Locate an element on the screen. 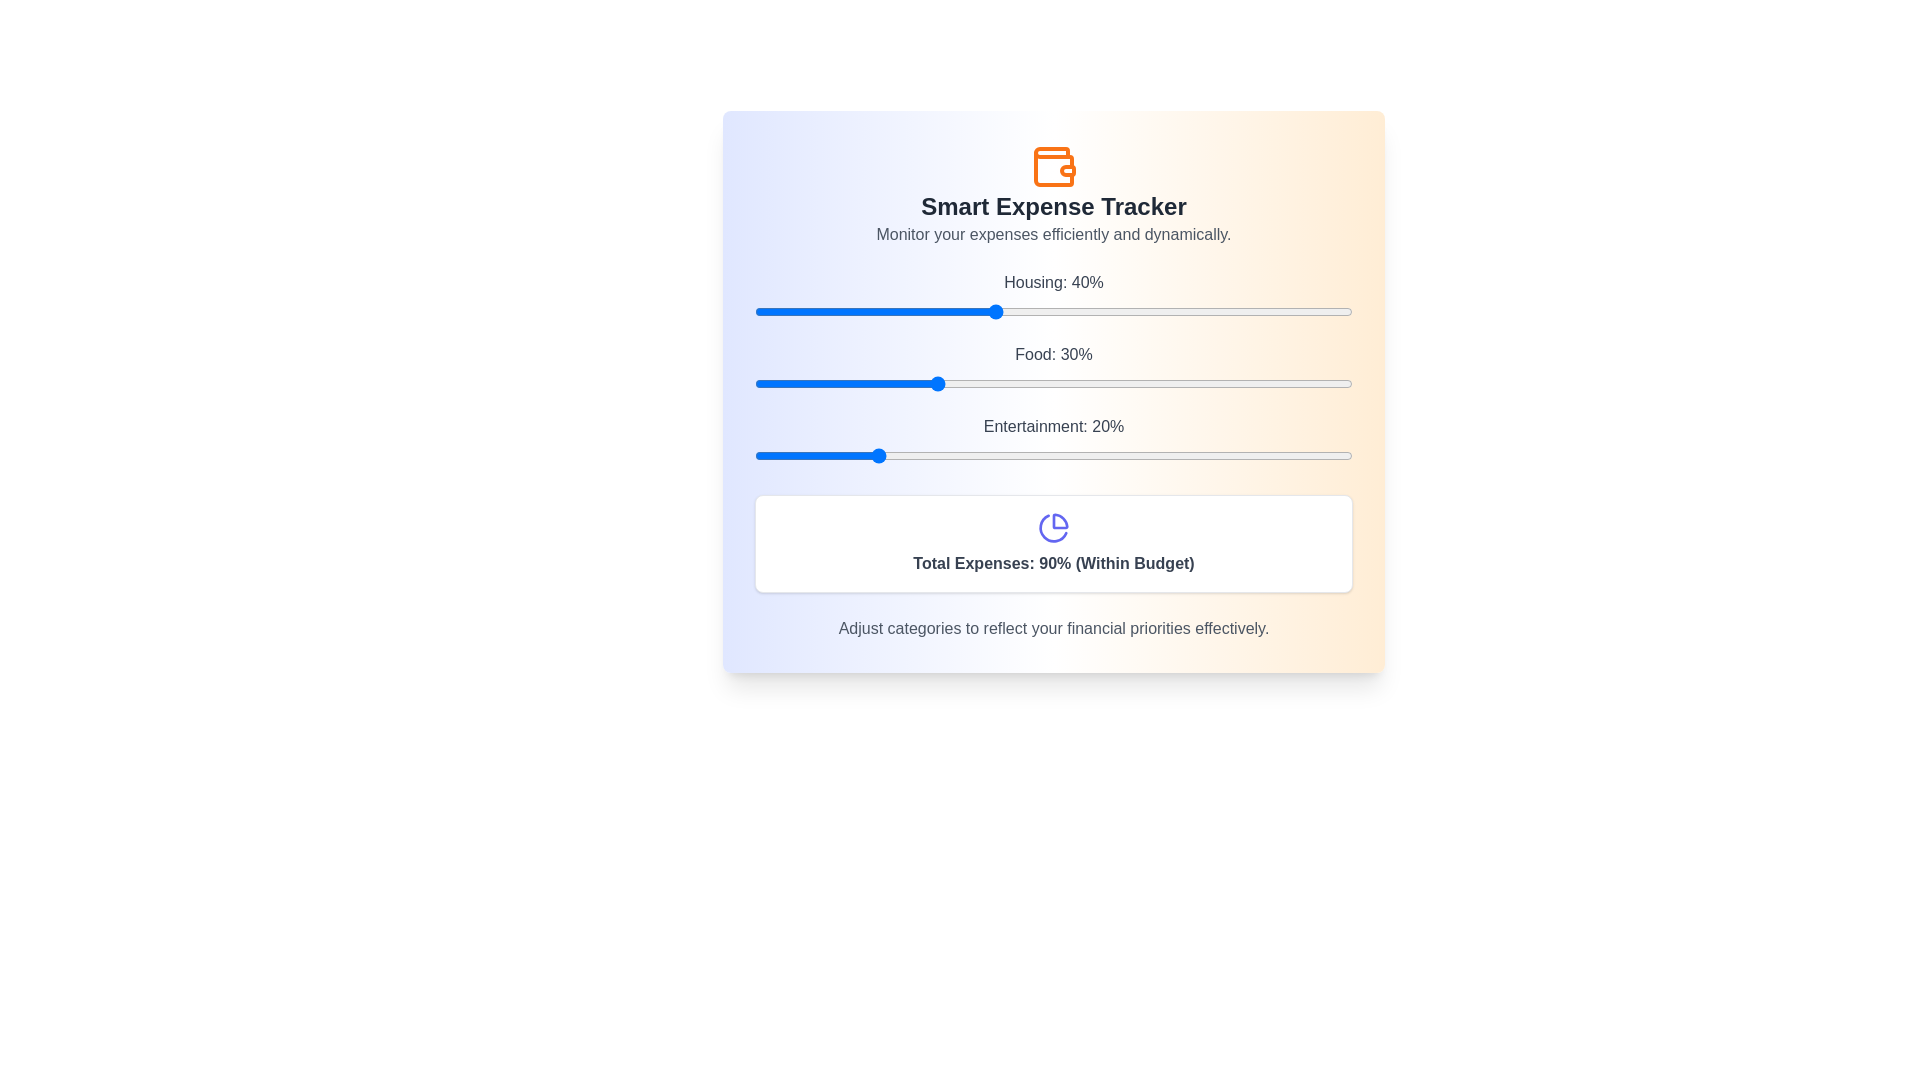  the Entertainment slider to 99% is located at coordinates (1347, 455).